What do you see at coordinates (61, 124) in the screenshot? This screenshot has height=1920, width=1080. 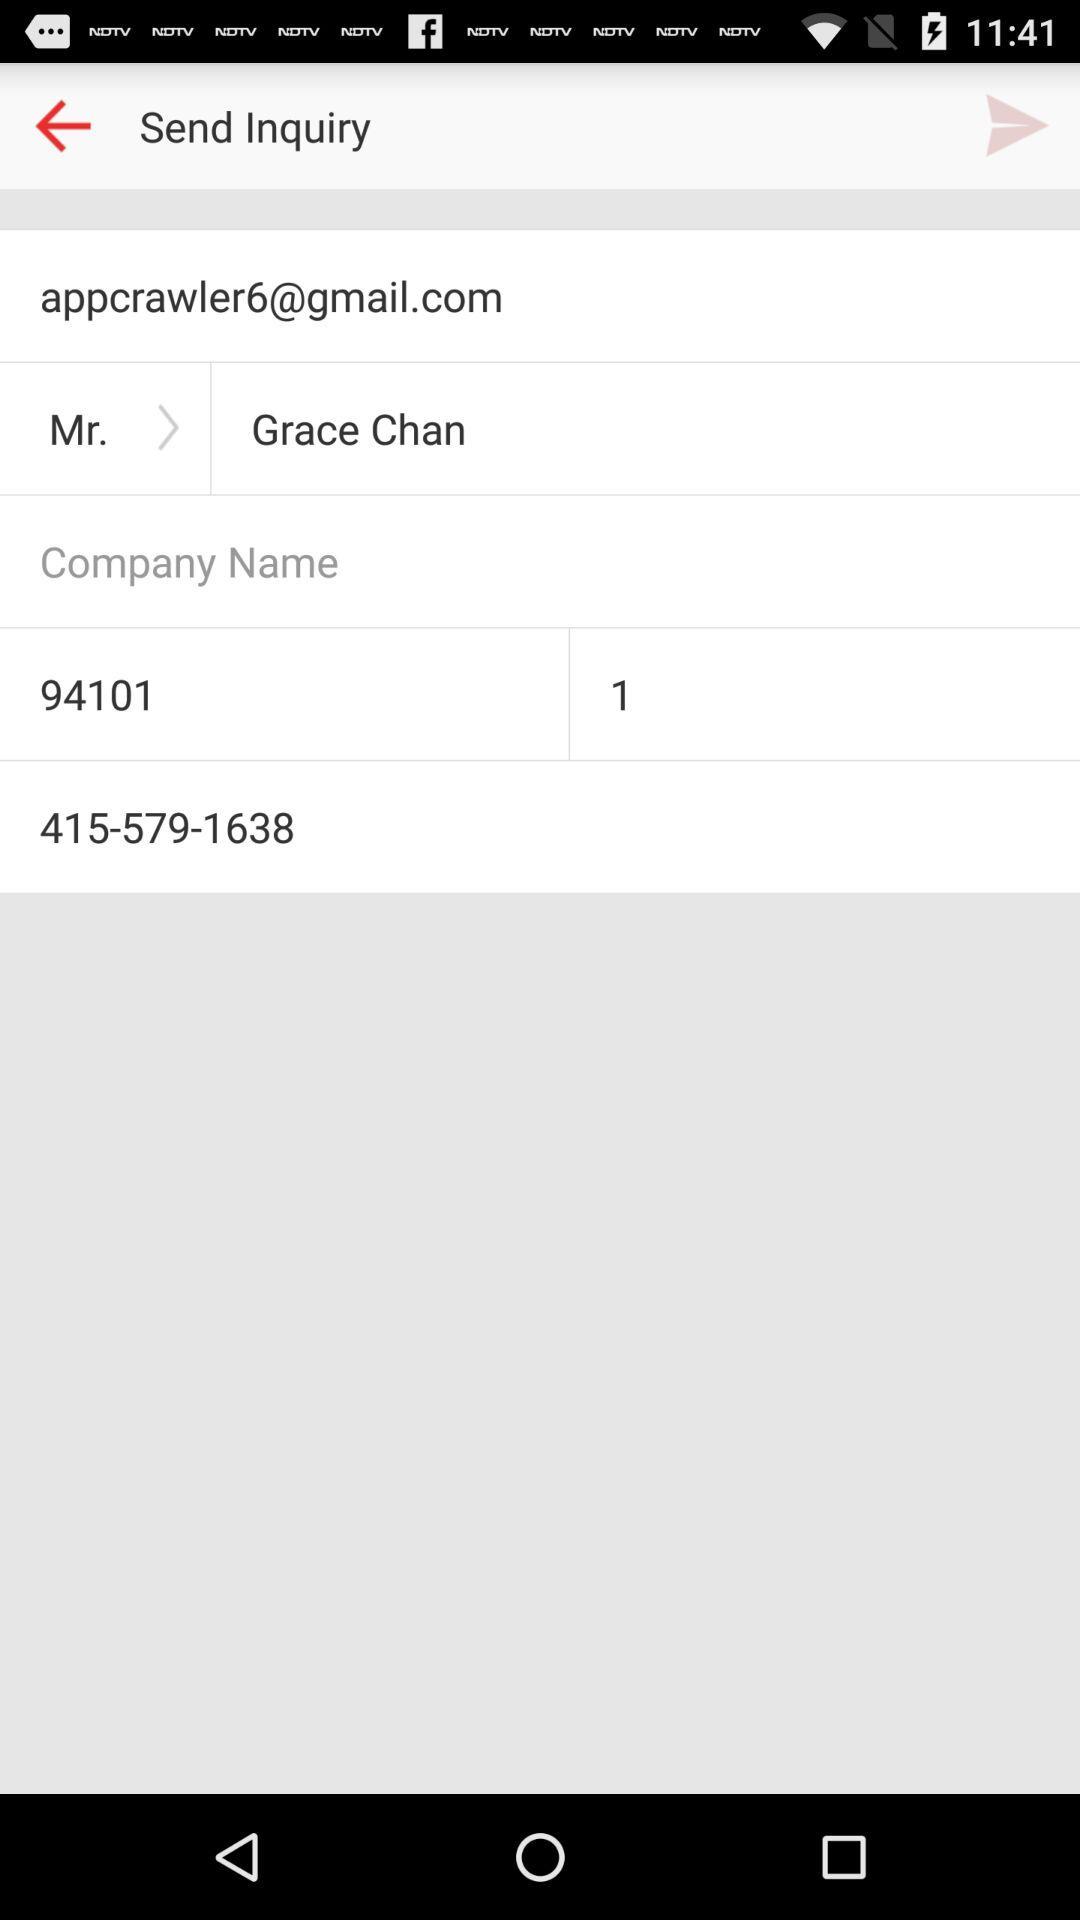 I see `back arrow` at bounding box center [61, 124].